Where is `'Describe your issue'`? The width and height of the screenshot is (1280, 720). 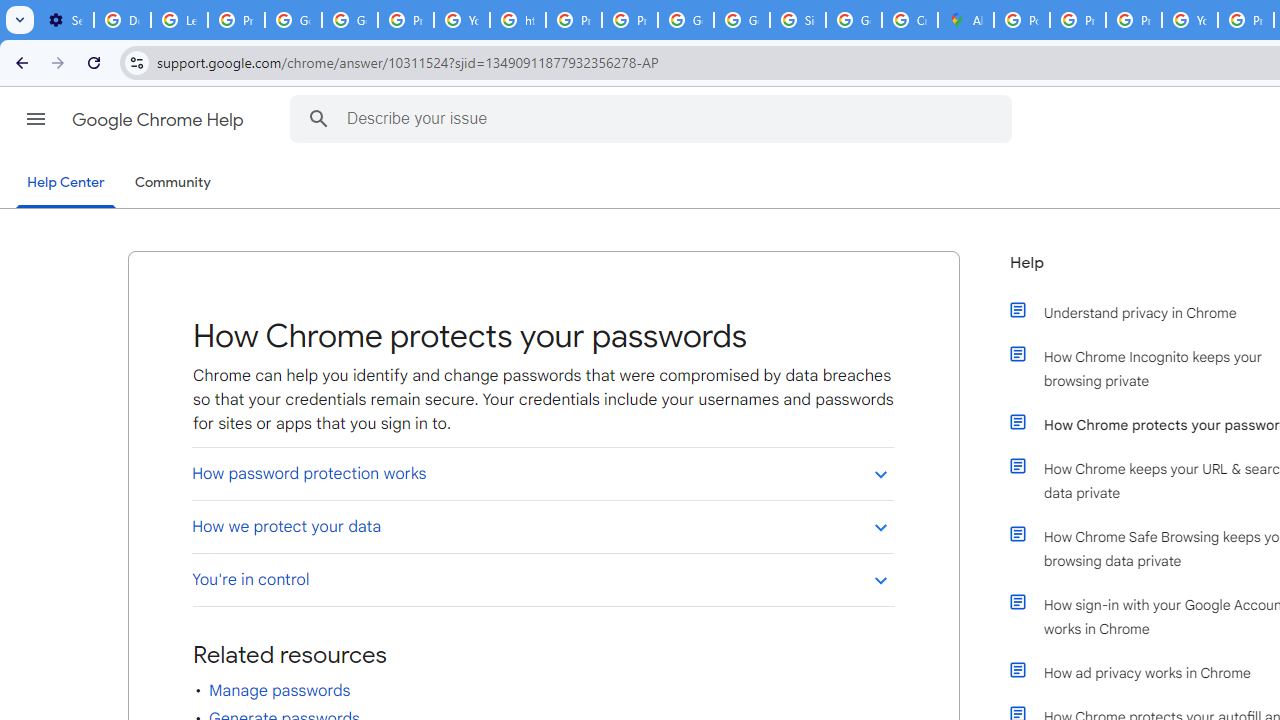 'Describe your issue' is located at coordinates (654, 118).